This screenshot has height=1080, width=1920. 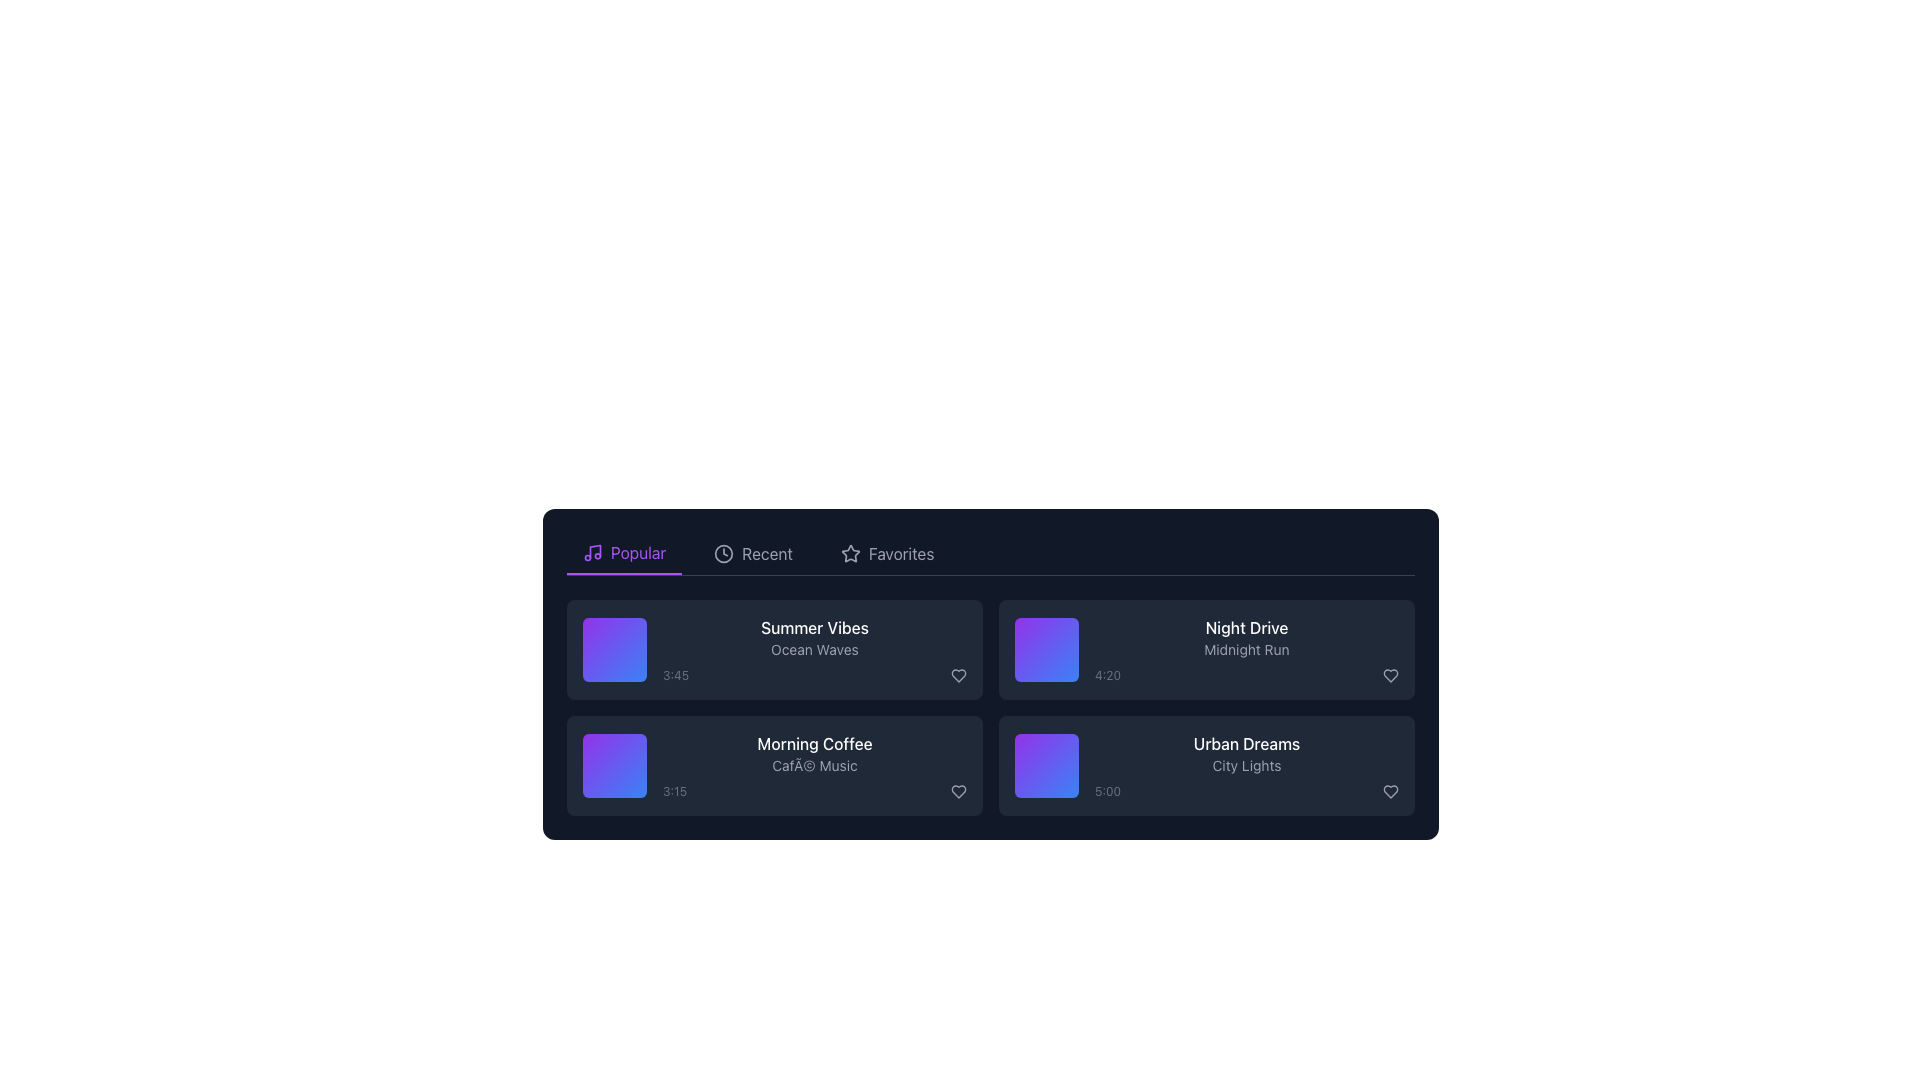 I want to click on the 'Favorites' text label located on the top navigation bar, positioned to the right of the 'Recent' item and immediately after a star-shaped icon, so click(x=900, y=554).